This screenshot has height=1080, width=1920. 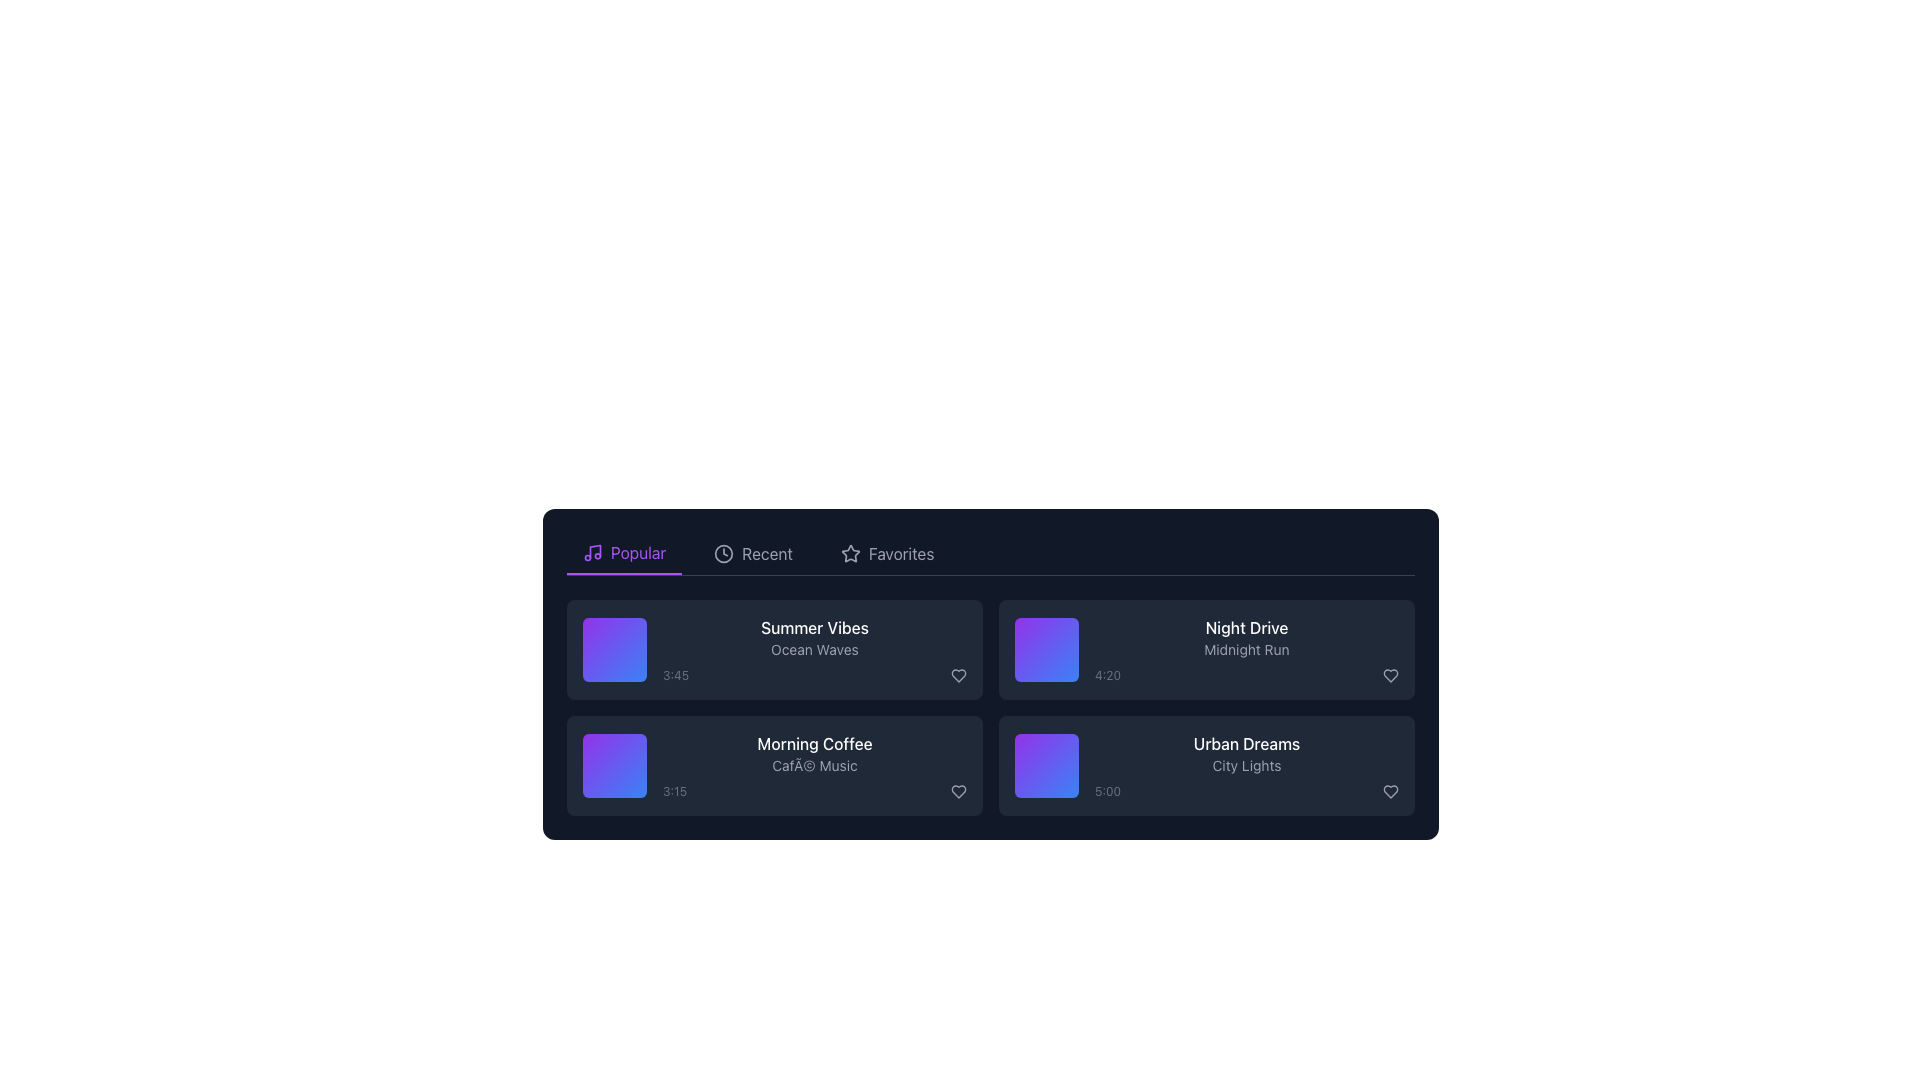 I want to click on the 'Favorites' text label located on the top navigation bar, positioned to the right of the 'Recent' item and immediately after a star-shaped icon, so click(x=900, y=554).